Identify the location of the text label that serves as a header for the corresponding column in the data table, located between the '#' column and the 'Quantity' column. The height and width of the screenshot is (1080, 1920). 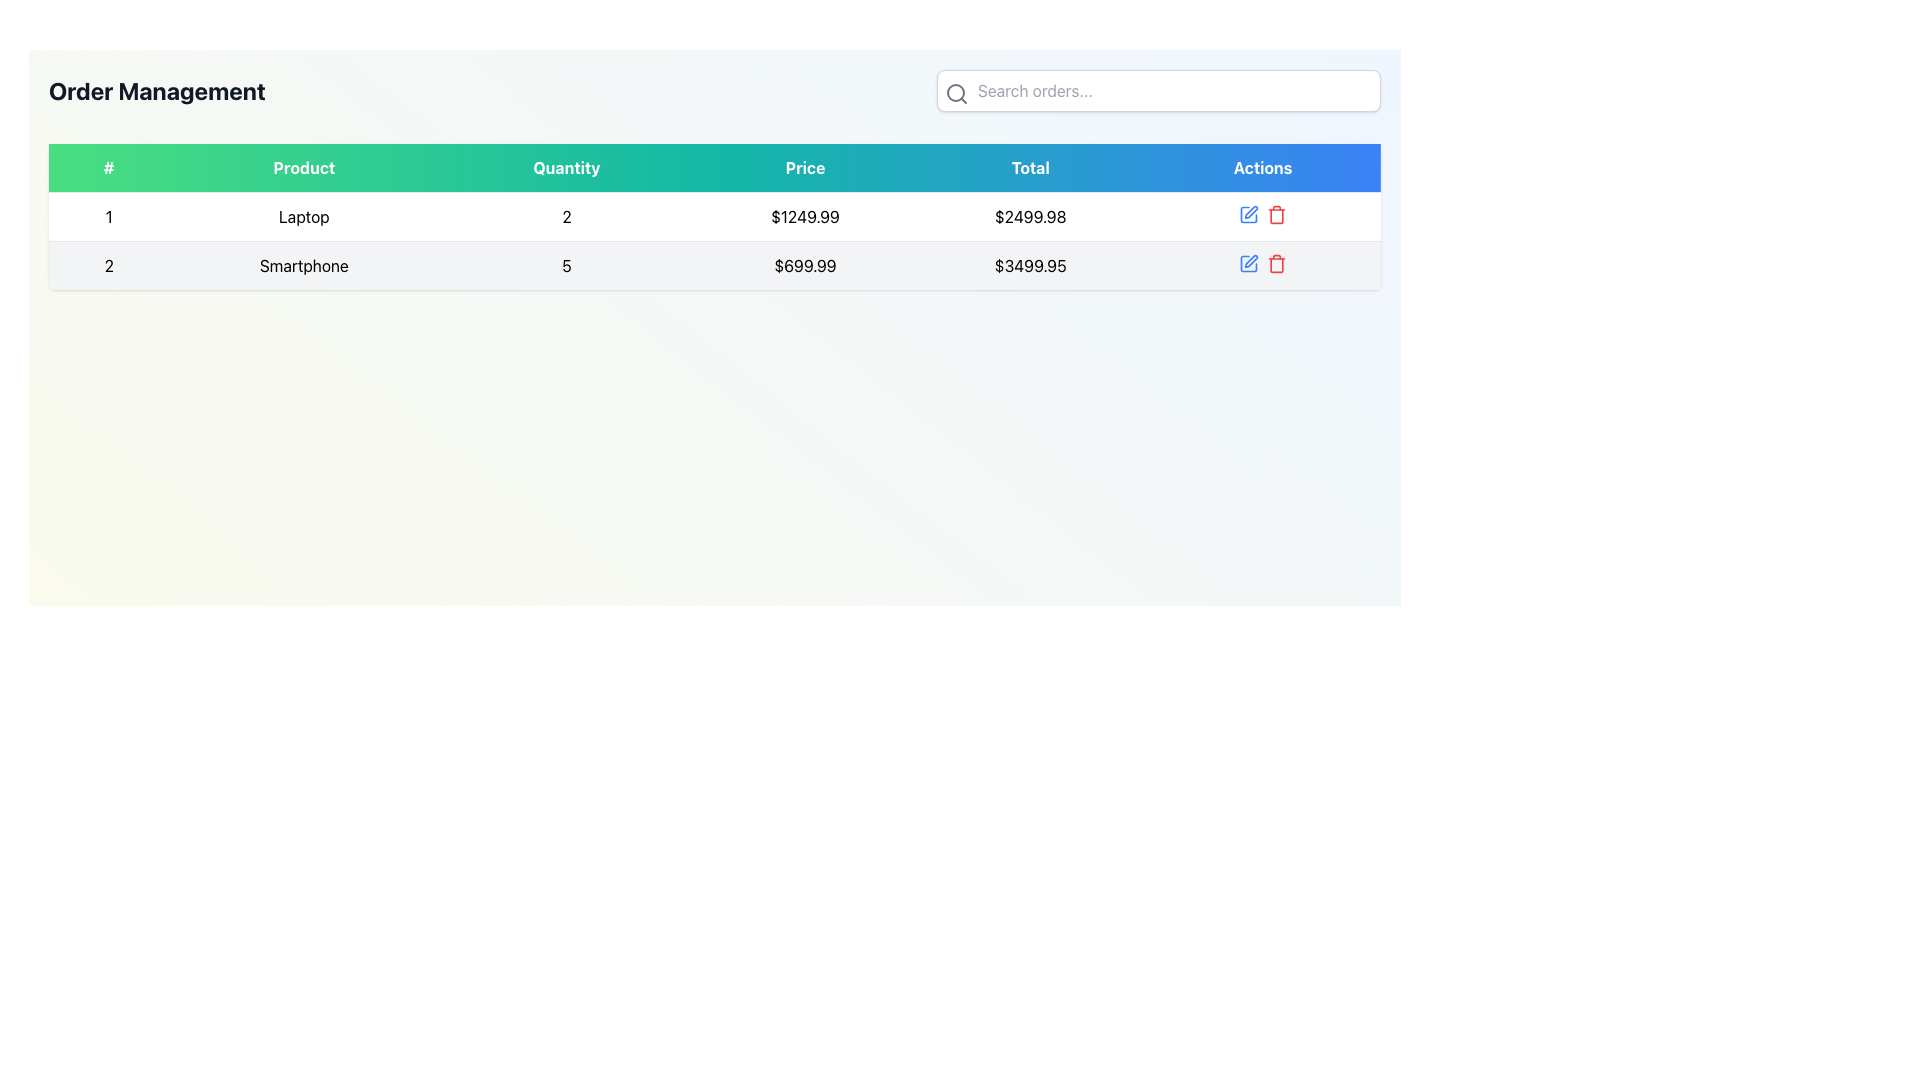
(303, 167).